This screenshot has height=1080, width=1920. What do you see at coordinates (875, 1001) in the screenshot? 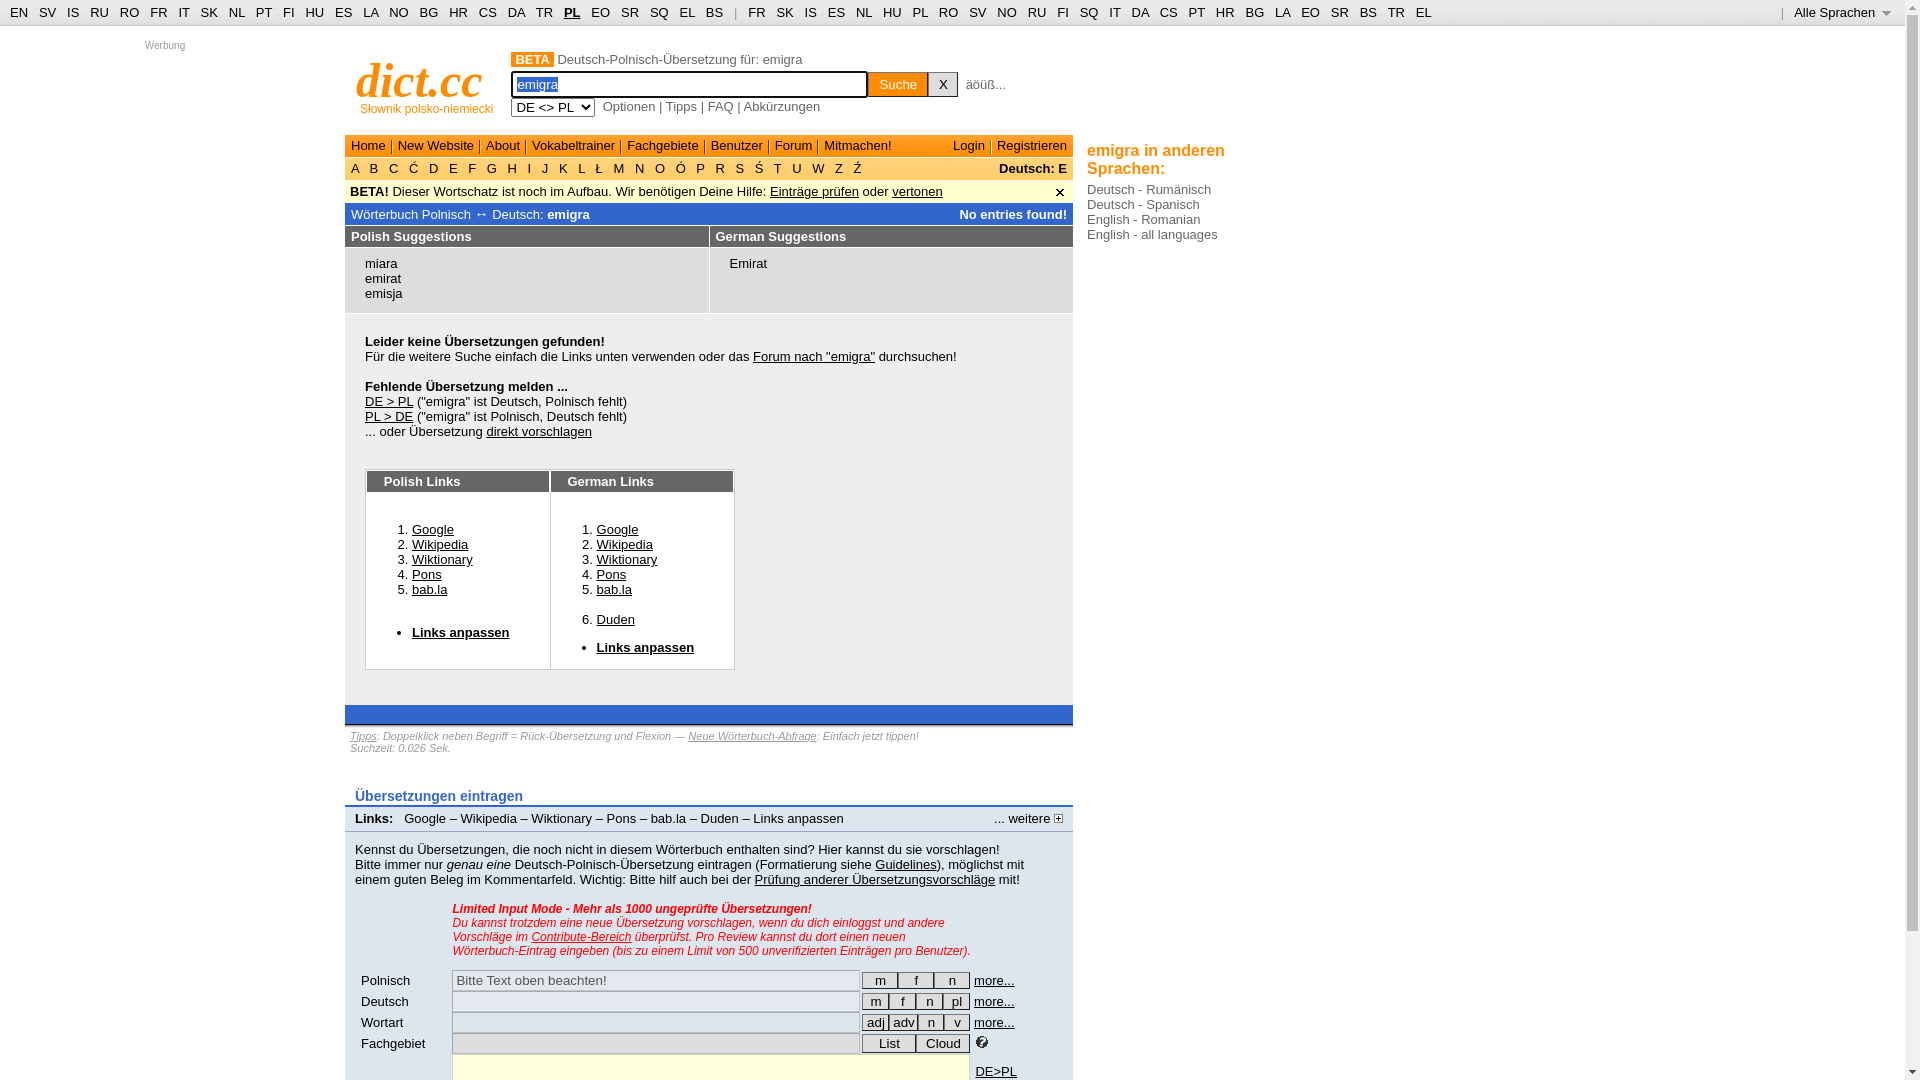
I see `'m'` at bounding box center [875, 1001].